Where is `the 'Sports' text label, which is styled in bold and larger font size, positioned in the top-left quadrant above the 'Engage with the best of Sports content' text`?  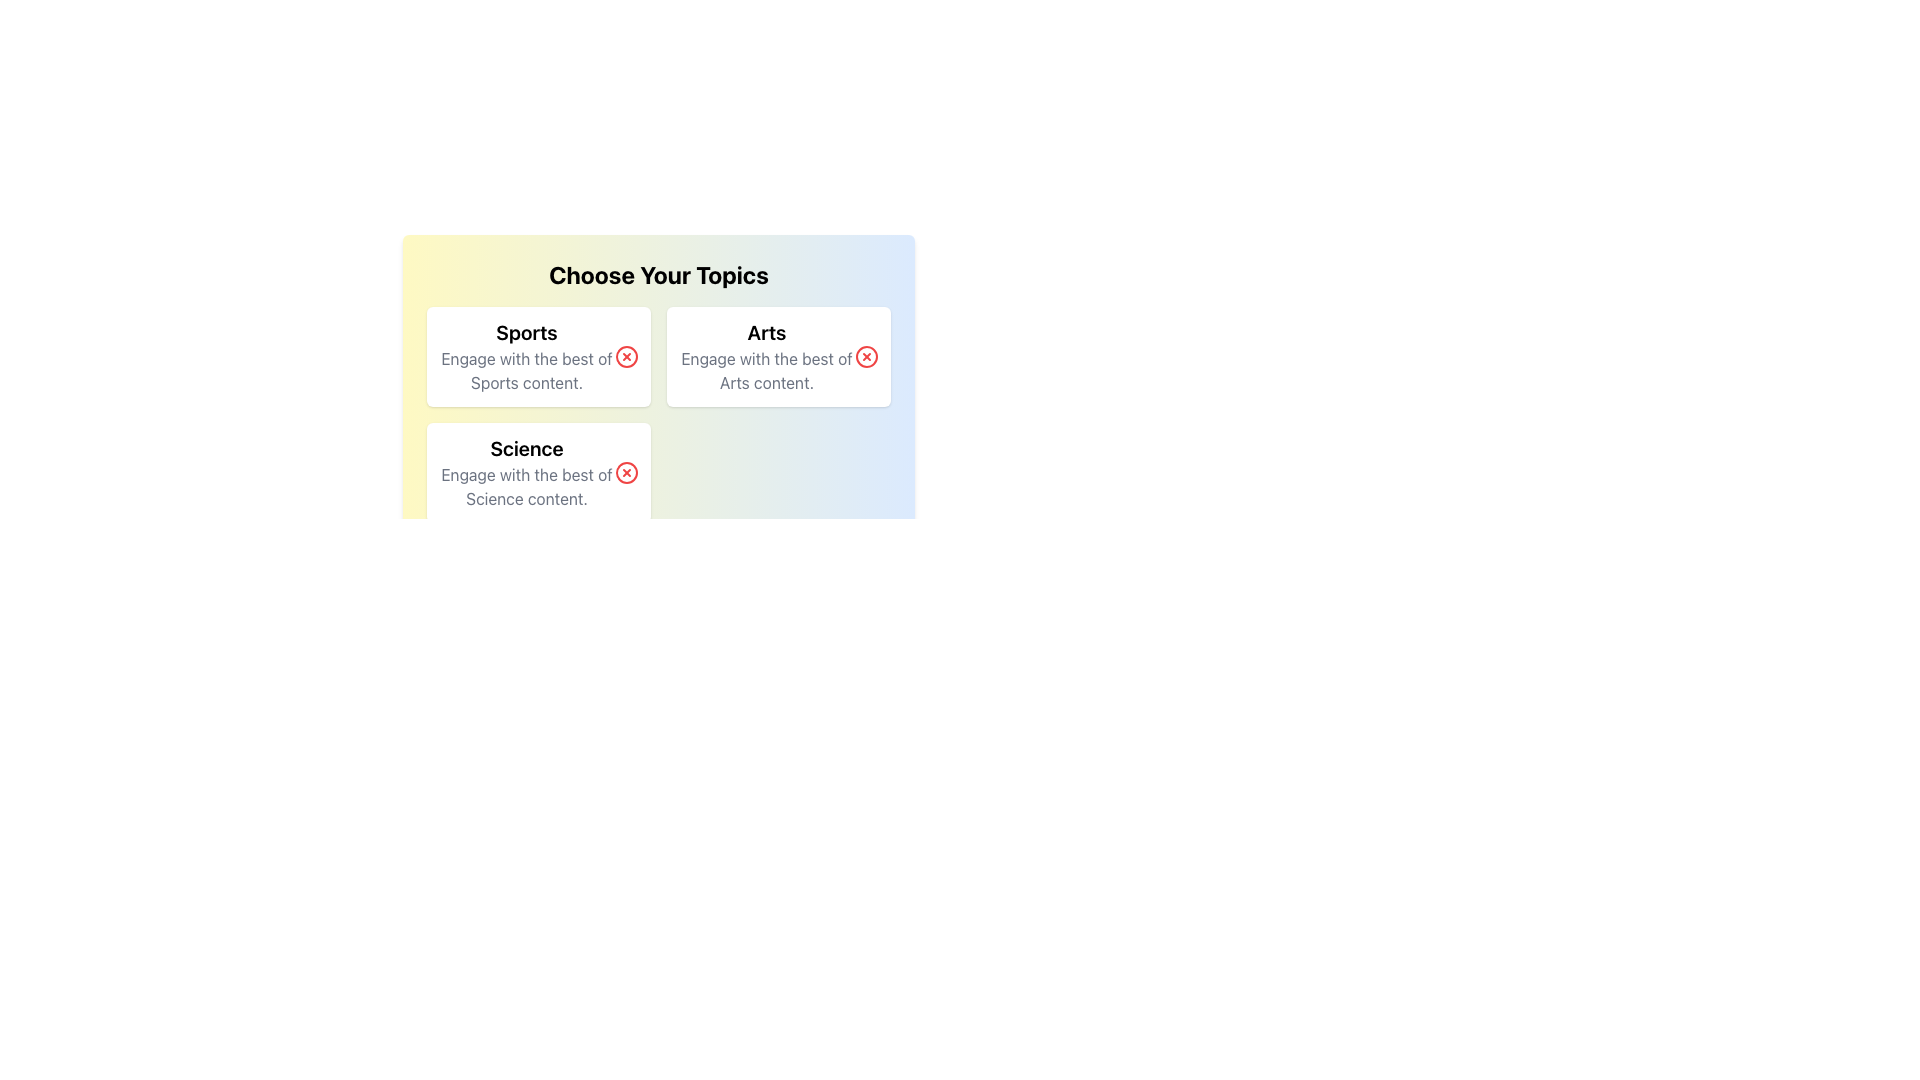 the 'Sports' text label, which is styled in bold and larger font size, positioned in the top-left quadrant above the 'Engage with the best of Sports content' text is located at coordinates (527, 331).